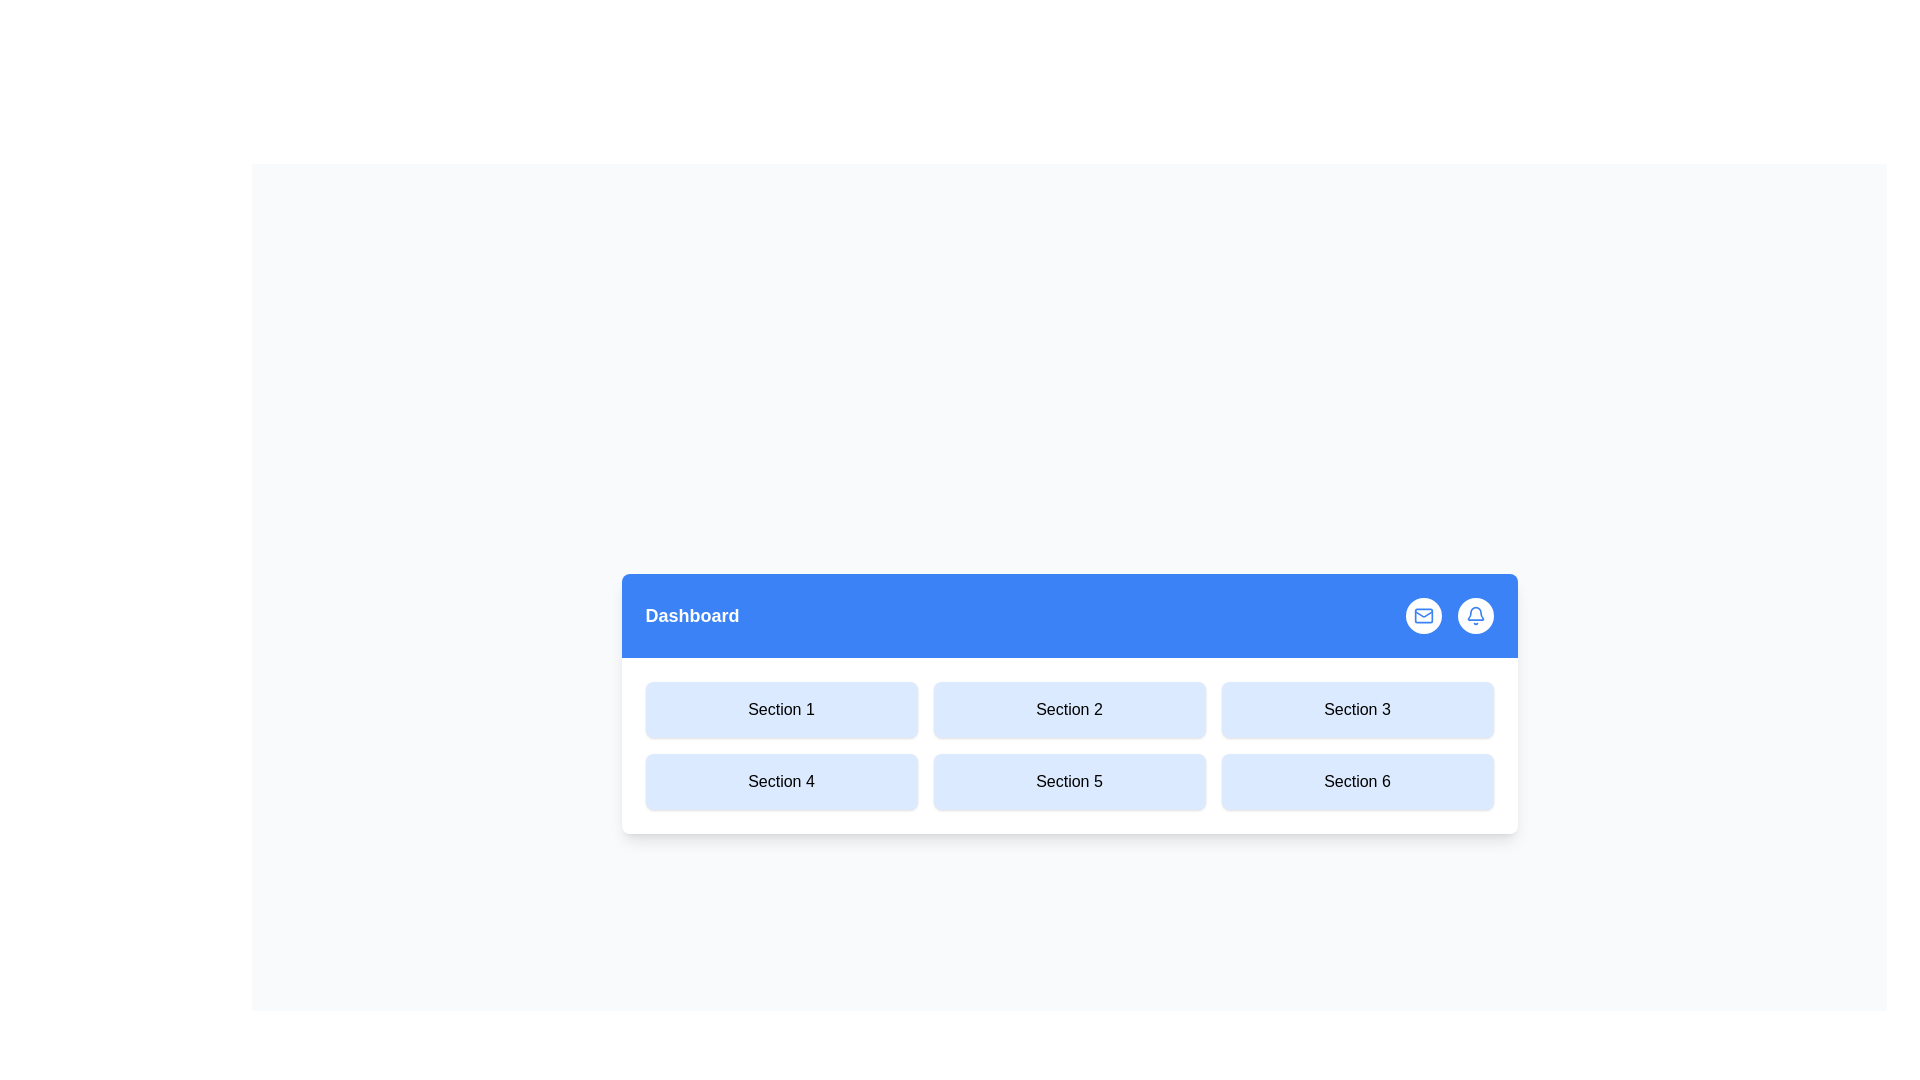 This screenshot has height=1080, width=1920. What do you see at coordinates (1357, 708) in the screenshot?
I see `the 'Section 3' button, which is a rectangular button with rounded corners located in the top-right corner of a grid layout of six buttons` at bounding box center [1357, 708].